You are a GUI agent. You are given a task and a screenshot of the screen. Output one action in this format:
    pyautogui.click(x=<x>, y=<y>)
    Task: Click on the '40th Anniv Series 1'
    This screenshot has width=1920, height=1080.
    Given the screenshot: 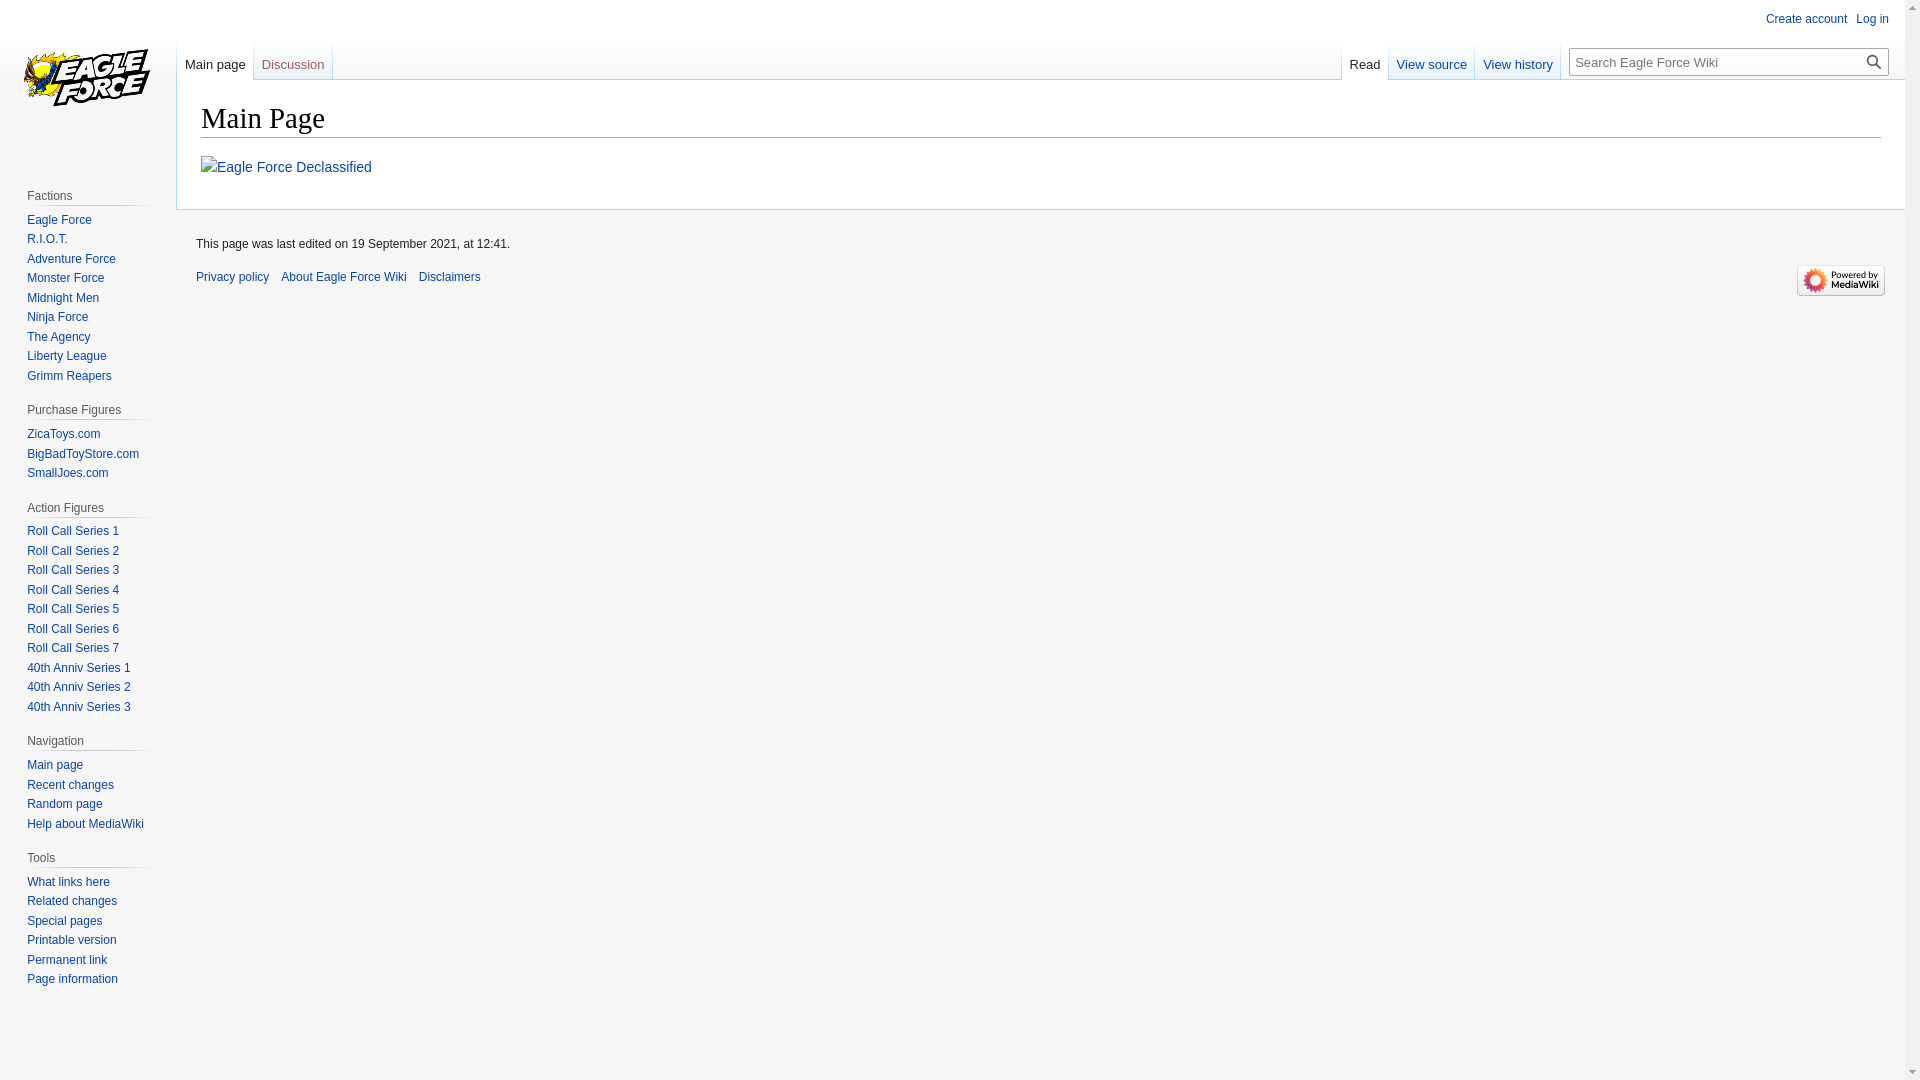 What is the action you would take?
    pyautogui.click(x=78, y=667)
    